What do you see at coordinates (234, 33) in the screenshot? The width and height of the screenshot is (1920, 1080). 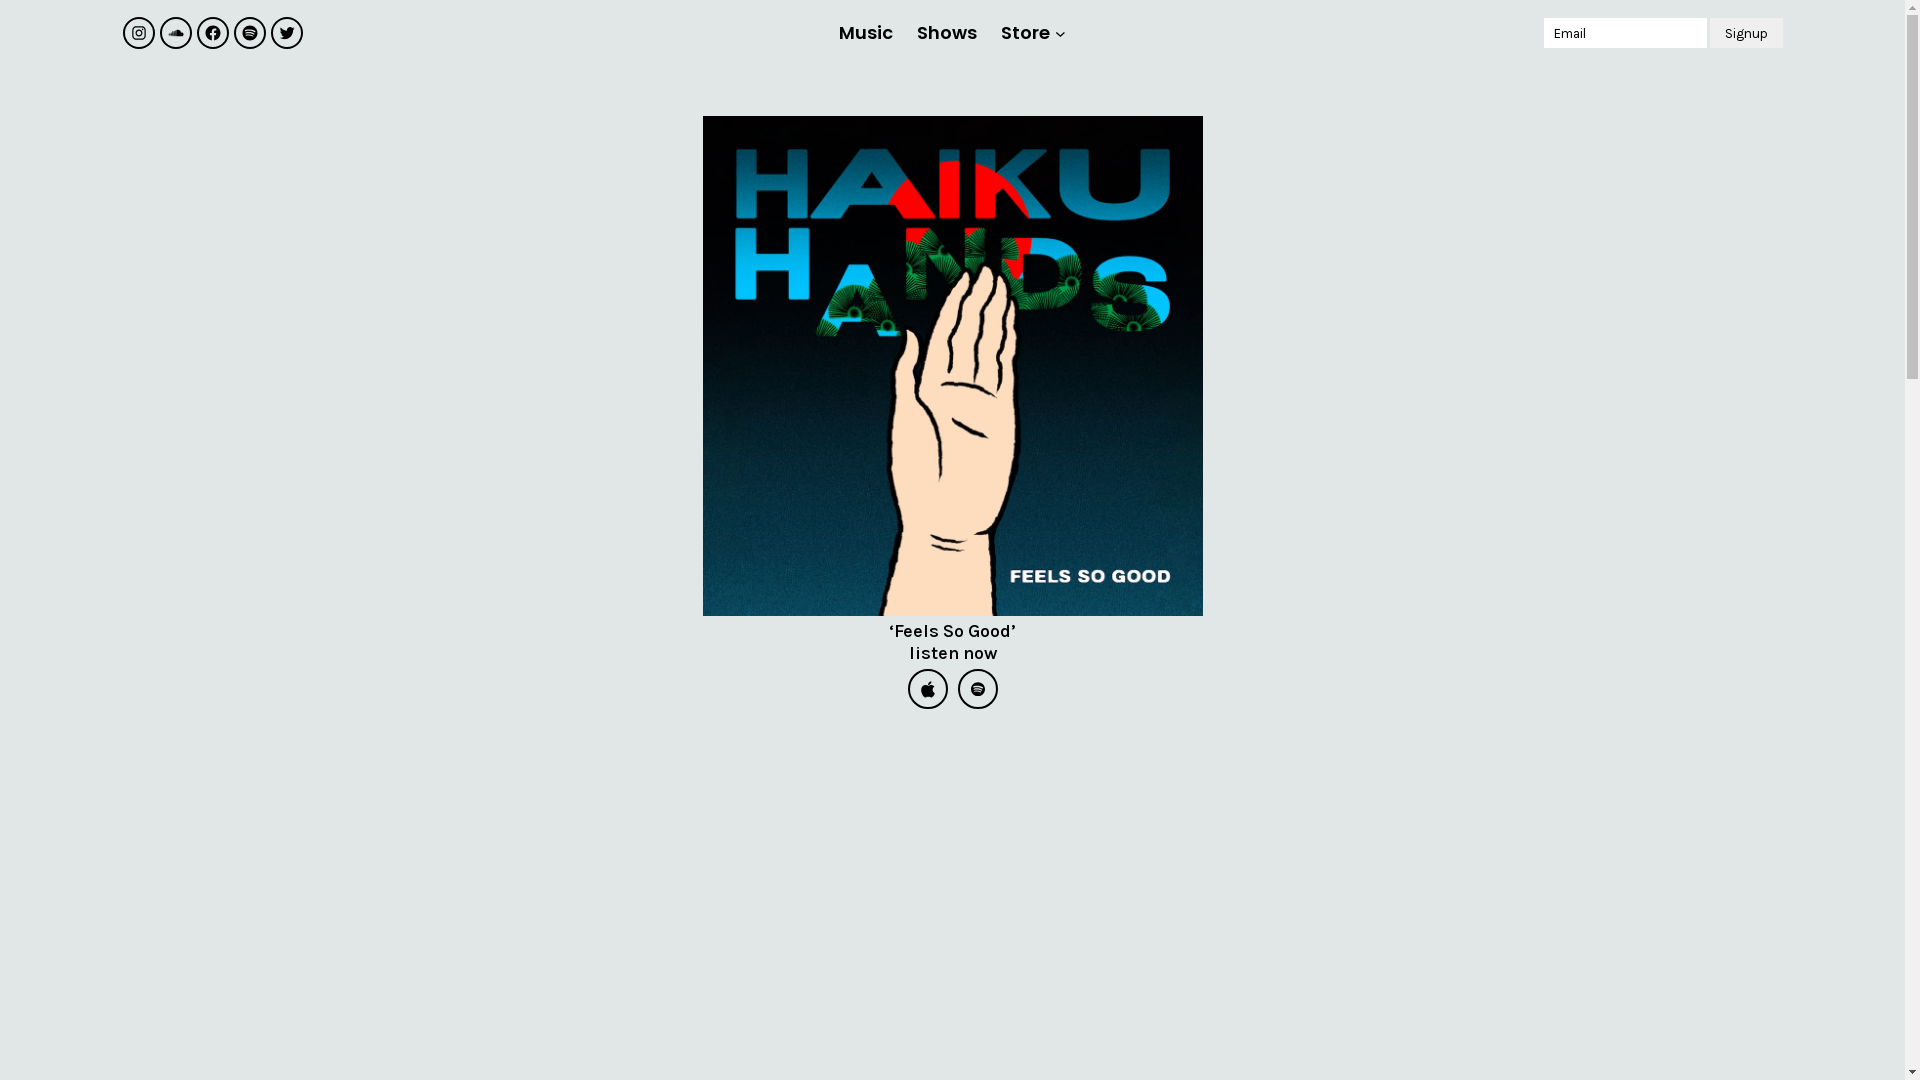 I see `'Spotify'` at bounding box center [234, 33].